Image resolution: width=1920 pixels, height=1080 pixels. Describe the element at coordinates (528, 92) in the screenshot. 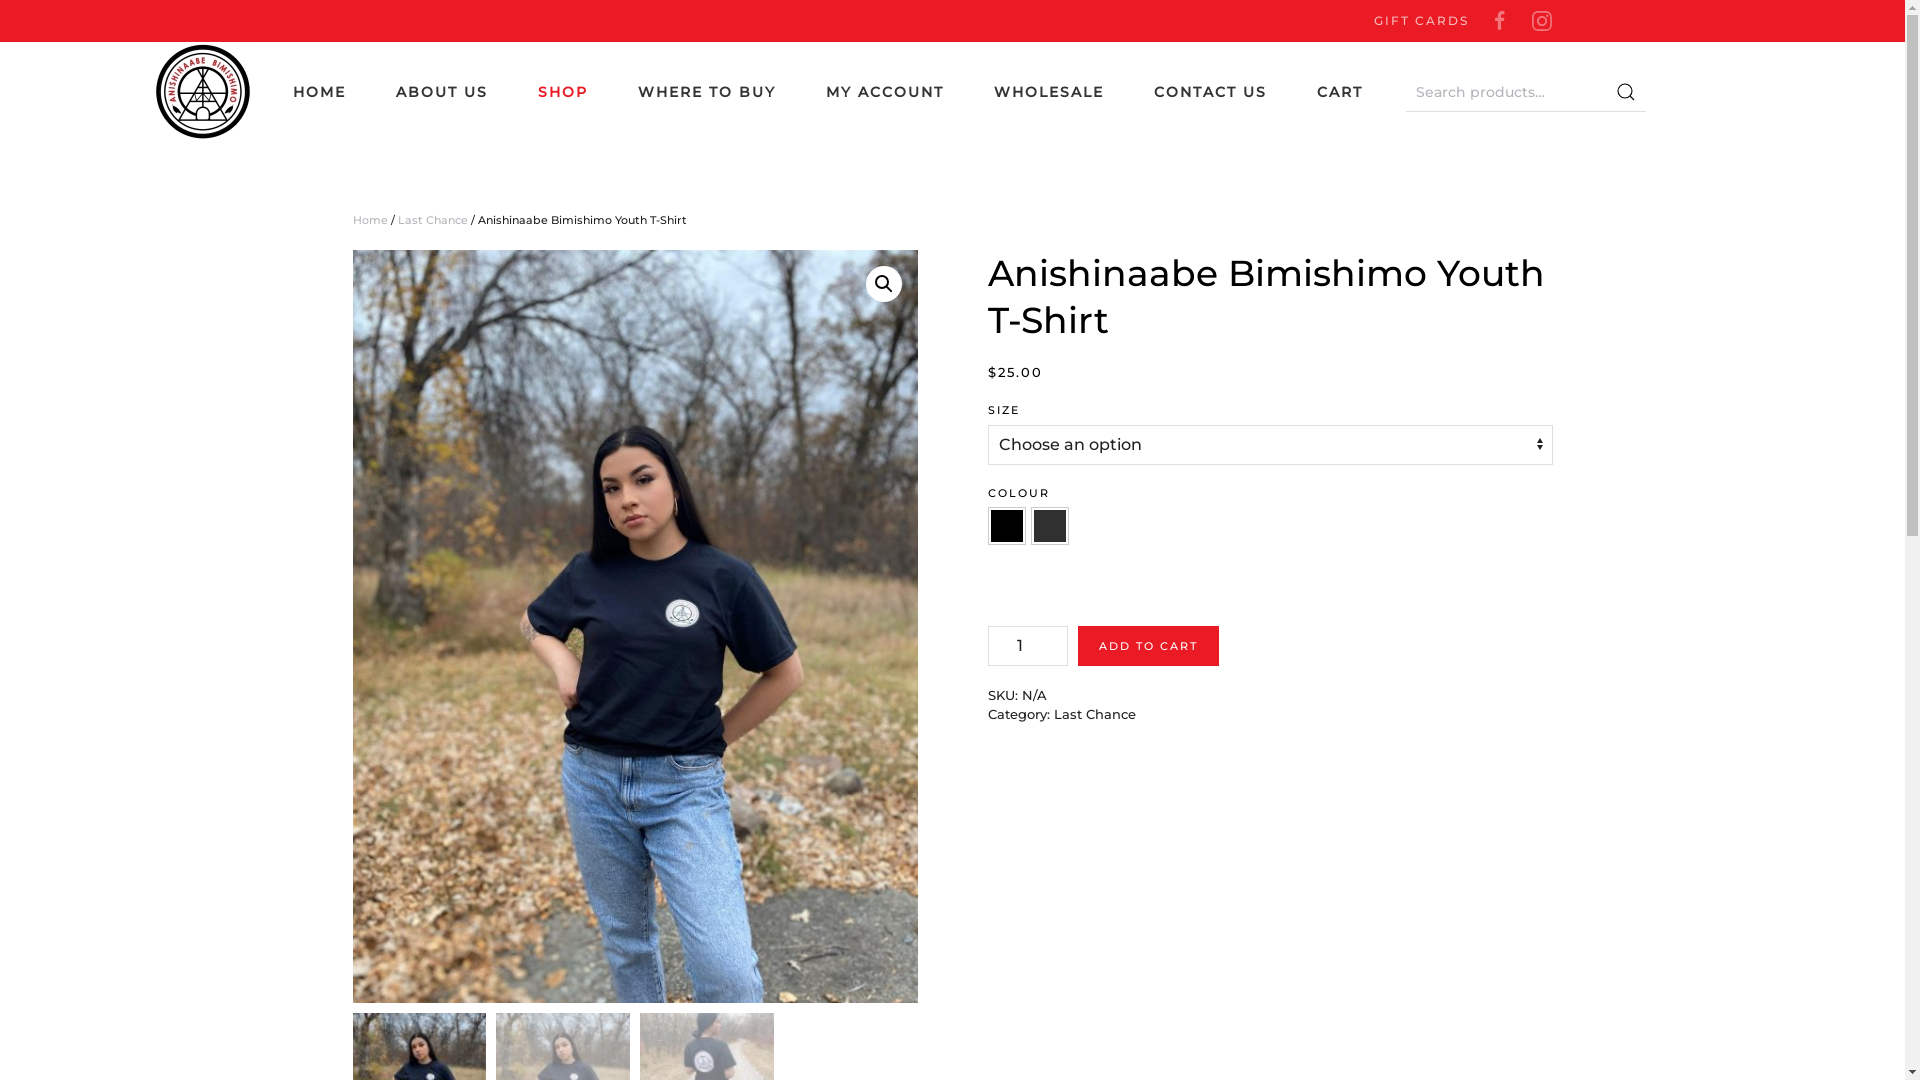

I see `'SHOP'` at that location.